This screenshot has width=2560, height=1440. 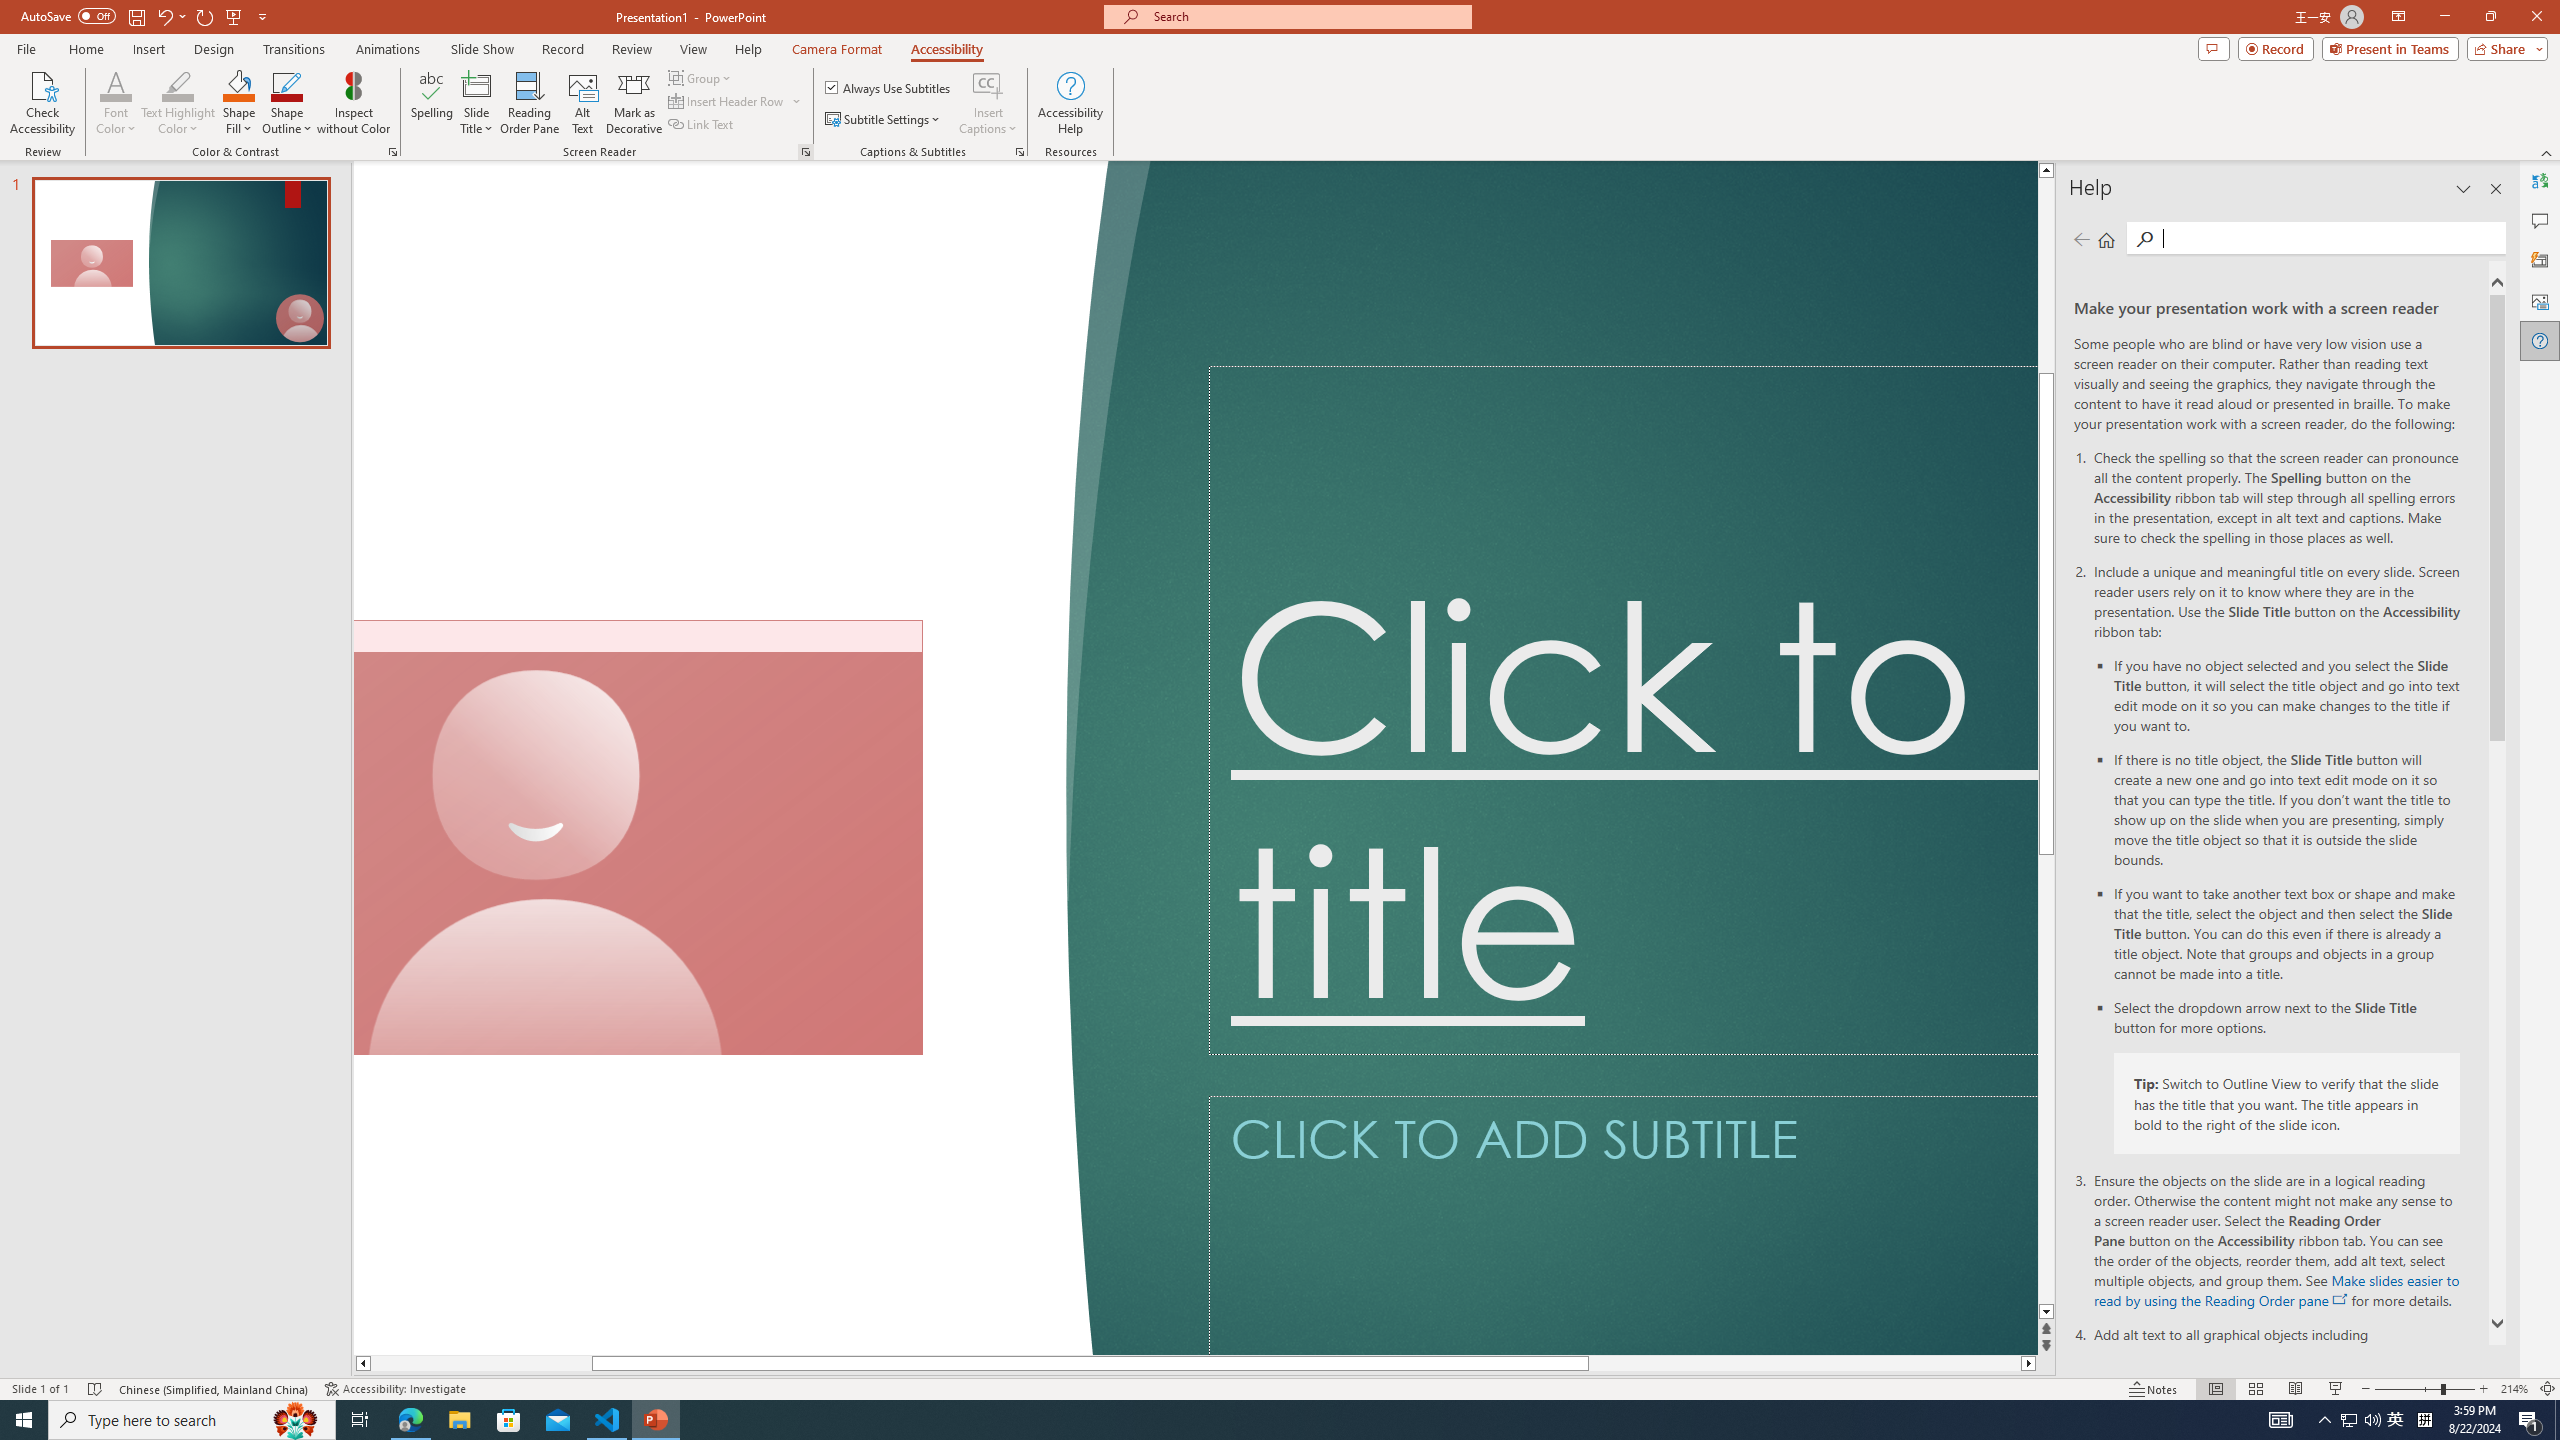 I want to click on 'Camera 7, No camera detected.', so click(x=637, y=838).